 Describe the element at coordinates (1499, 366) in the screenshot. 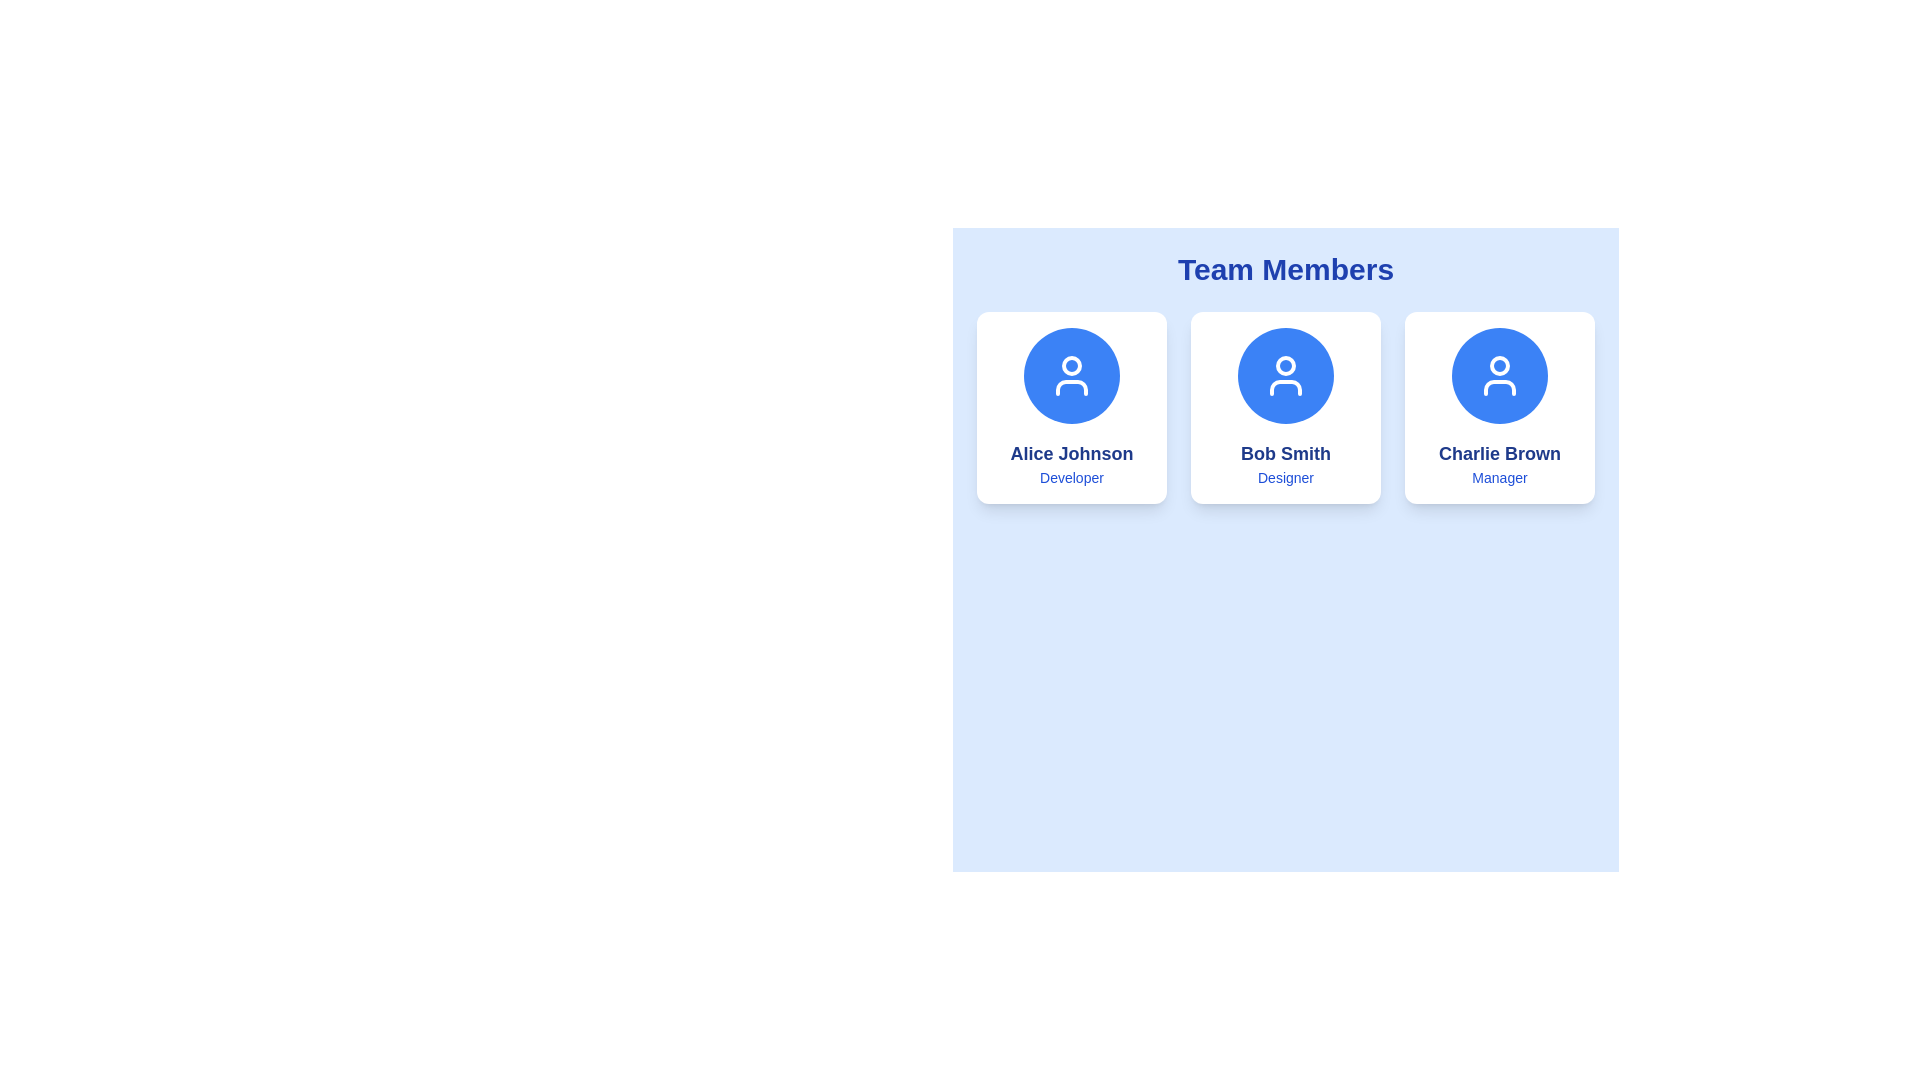

I see `the Circle (SVG graphical element) representing the top of the user's head in the Charlie Brown profile card, which is the third card from the left under the 'Team Members' heading` at that location.